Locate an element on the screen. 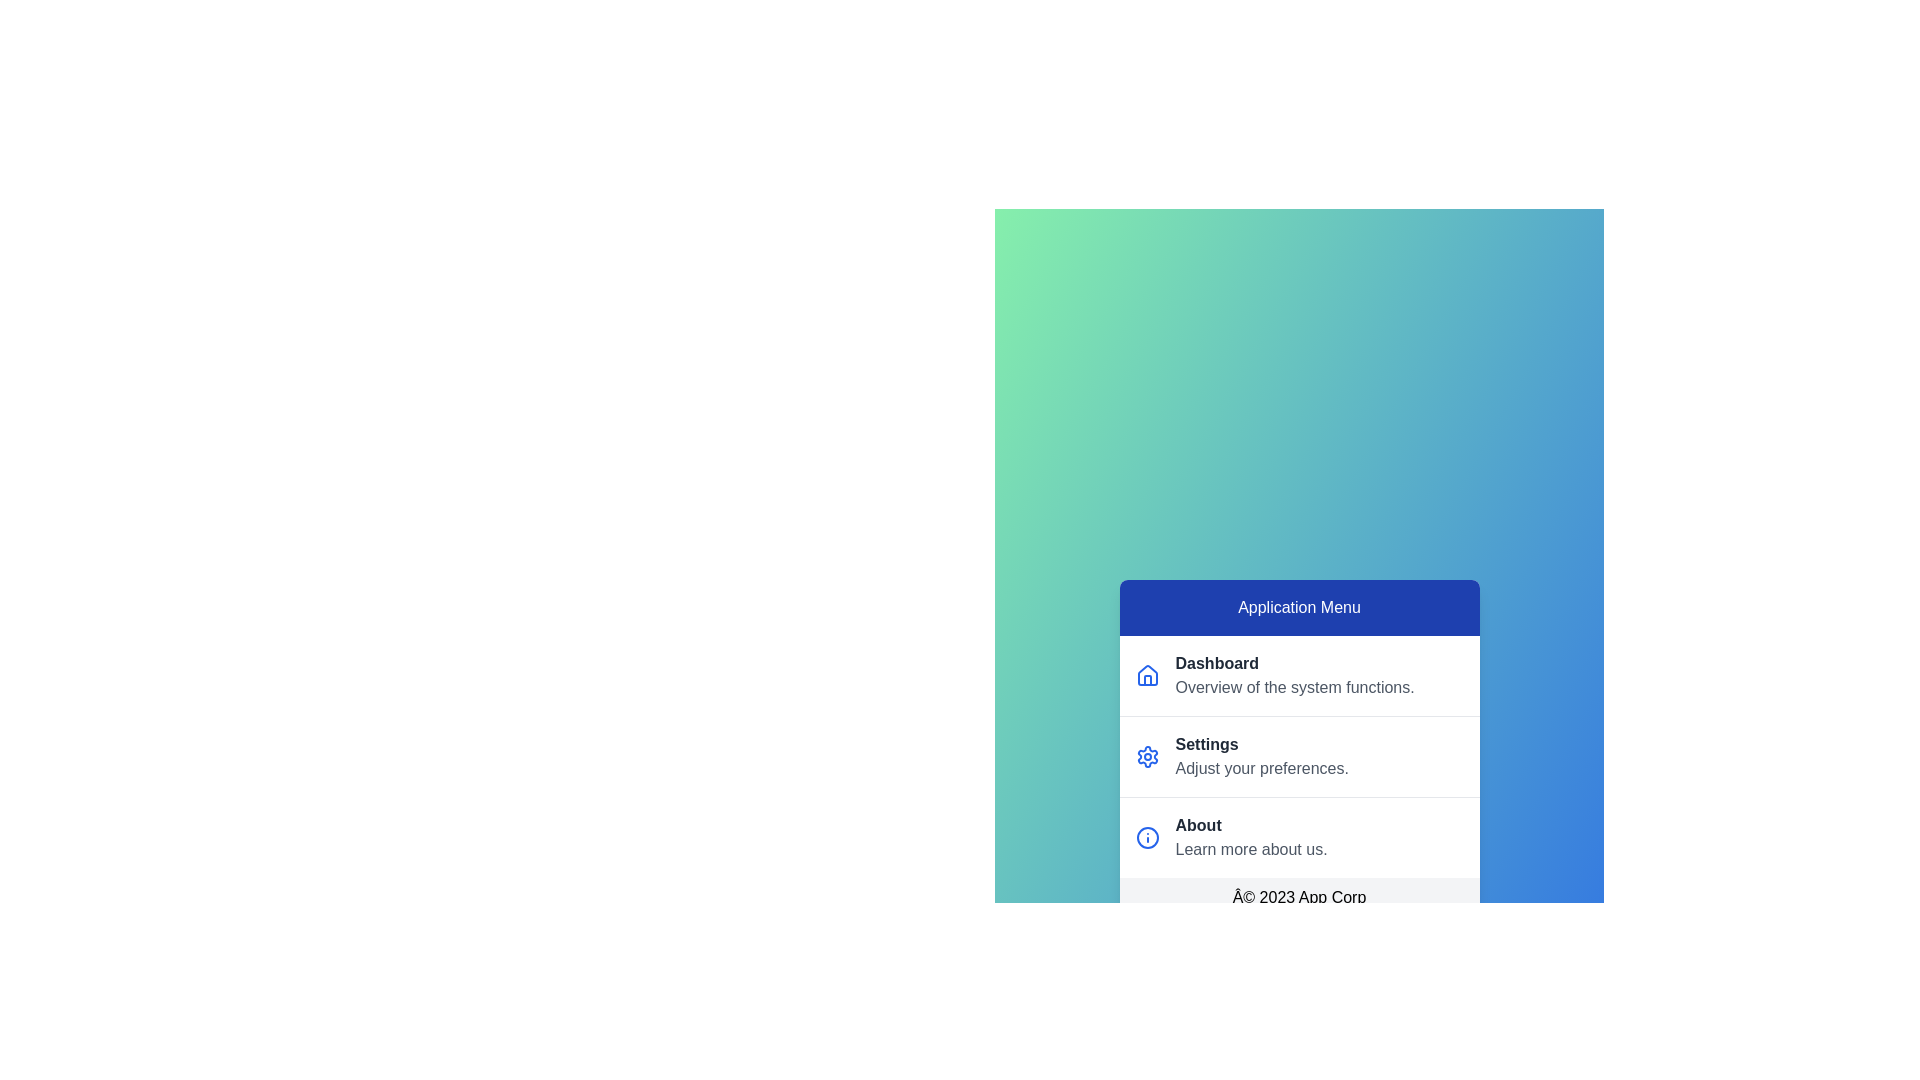  the menu item About to preview its description is located at coordinates (1299, 837).